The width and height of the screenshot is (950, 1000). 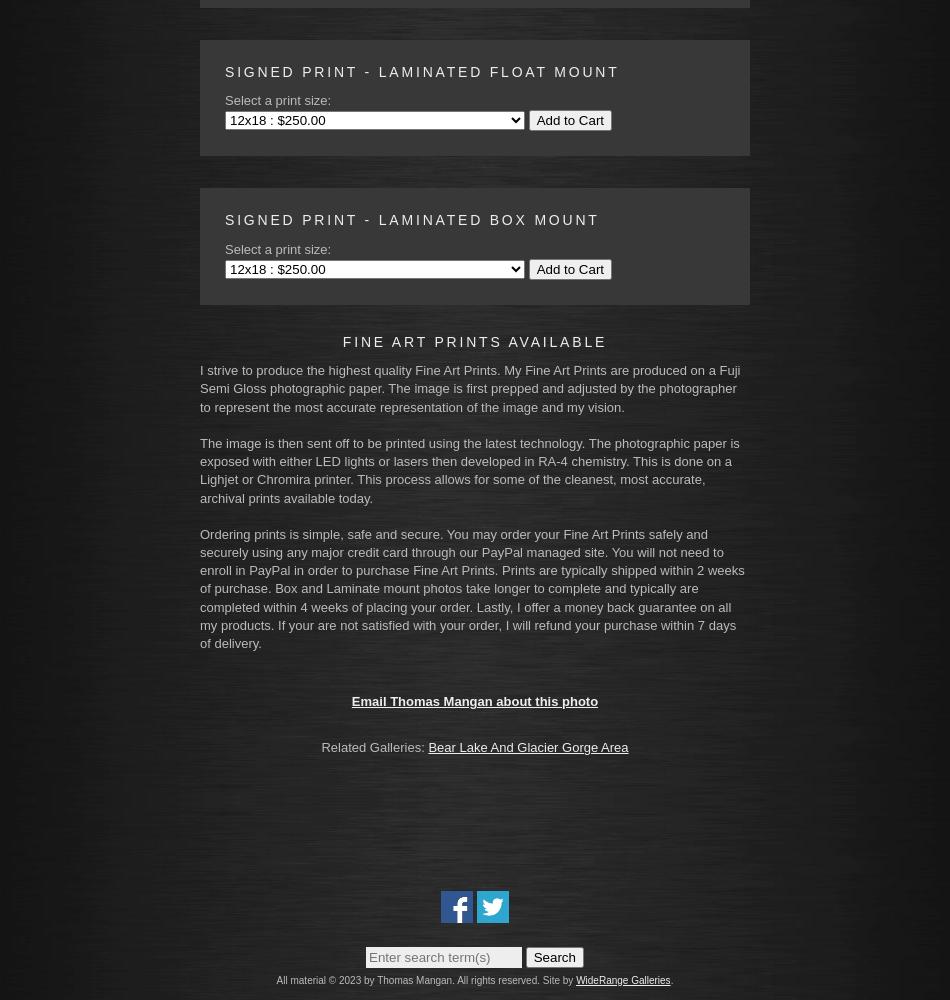 I want to click on 'Search', so click(x=554, y=956).